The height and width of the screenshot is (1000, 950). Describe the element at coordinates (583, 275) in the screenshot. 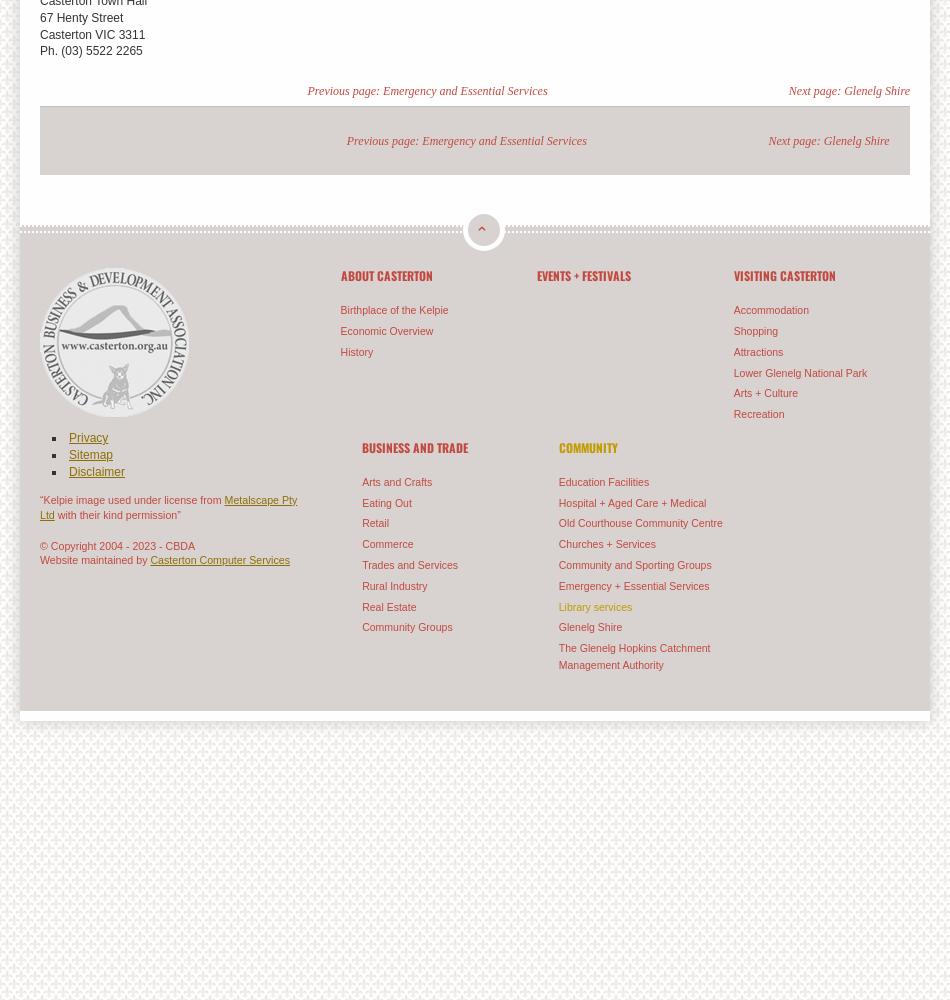

I see `'Events + Festivals'` at that location.